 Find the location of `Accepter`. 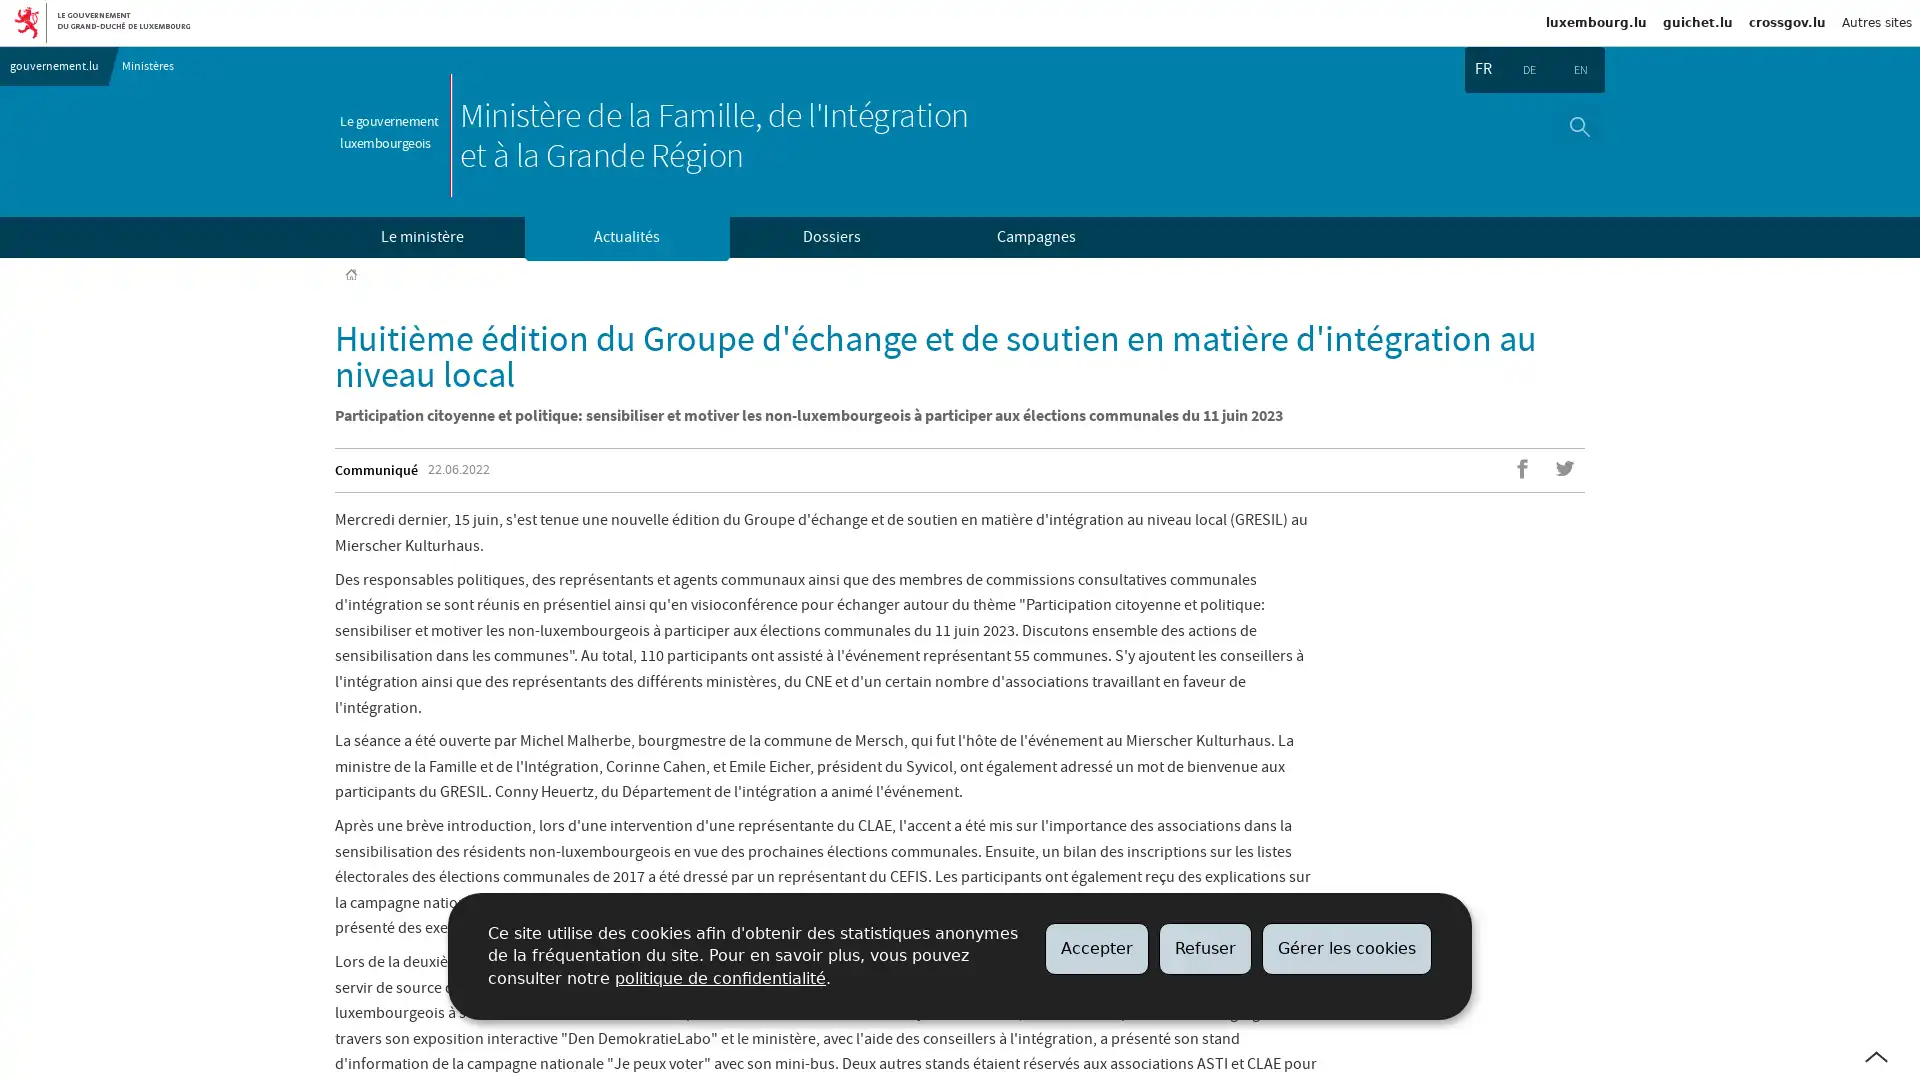

Accepter is located at coordinates (1096, 947).